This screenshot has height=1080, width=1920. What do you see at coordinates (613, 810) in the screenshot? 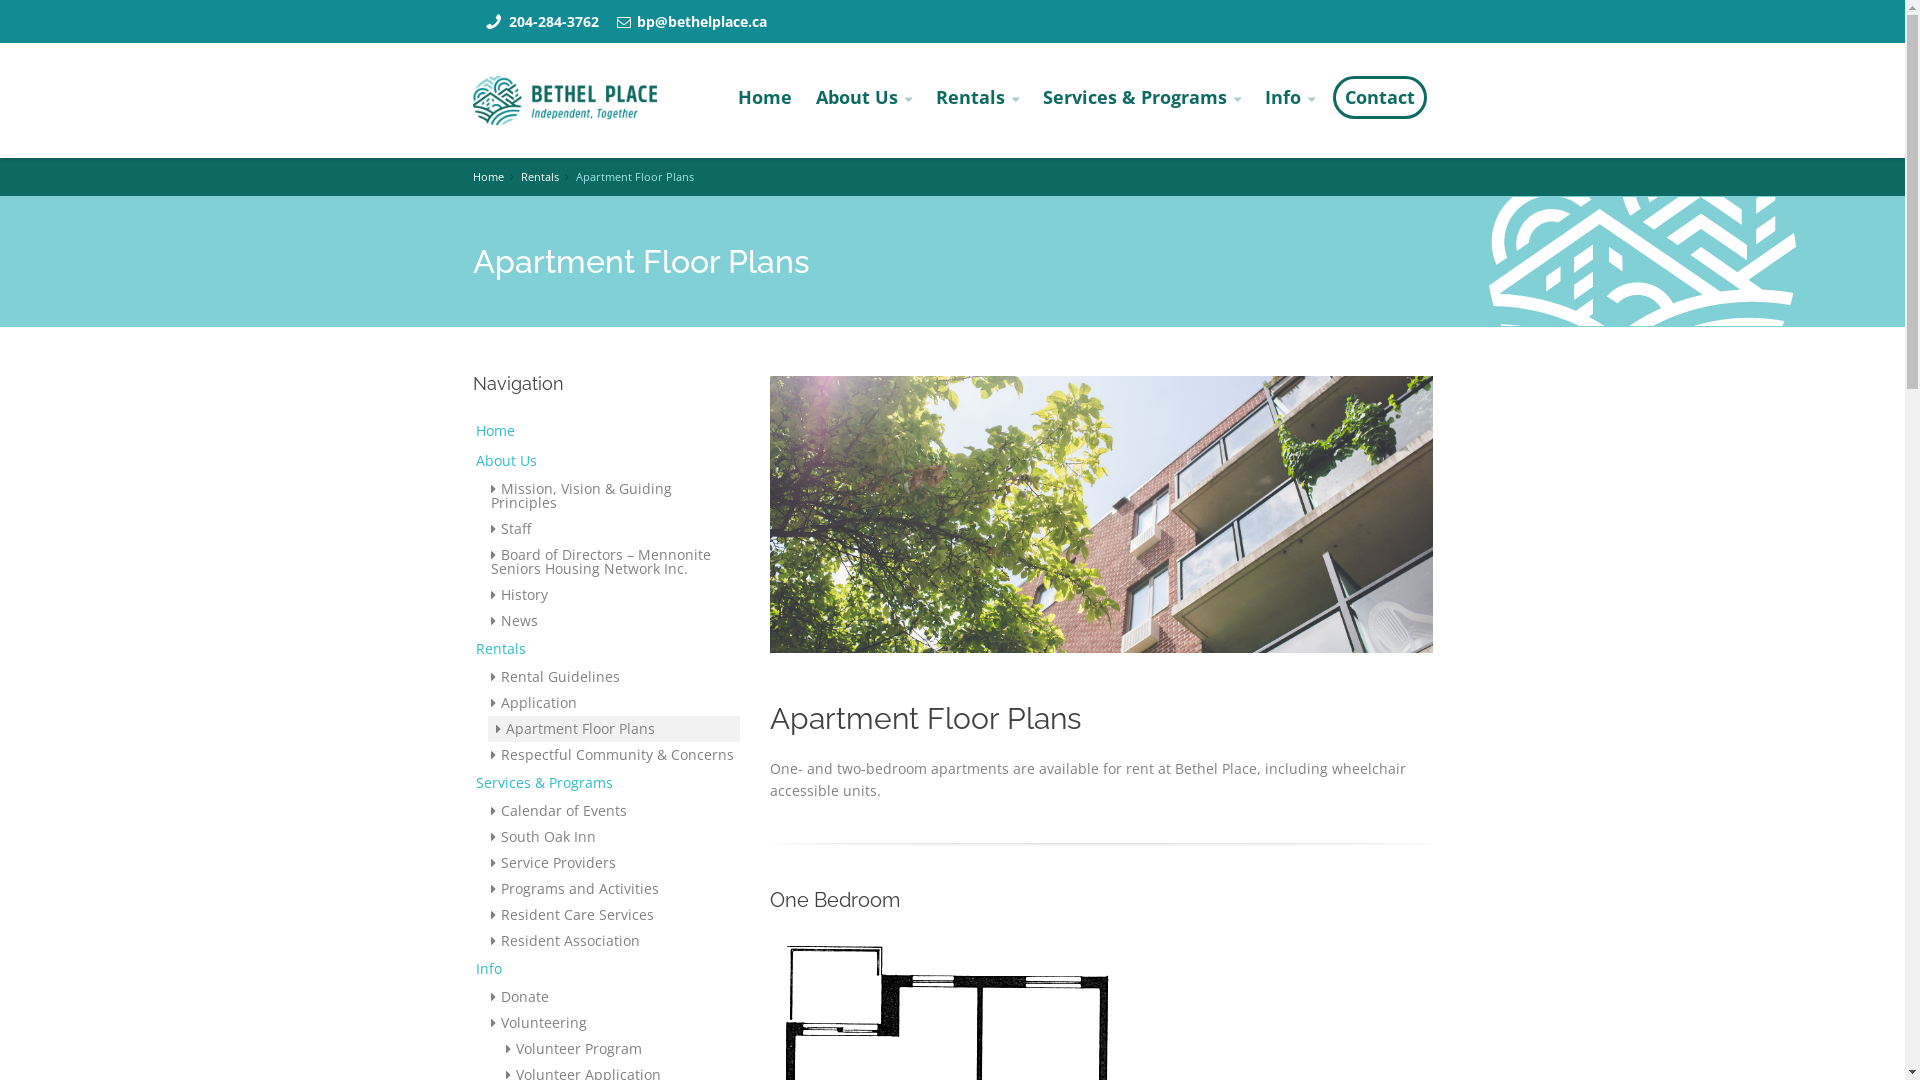
I see `'Calendar of Events'` at bounding box center [613, 810].